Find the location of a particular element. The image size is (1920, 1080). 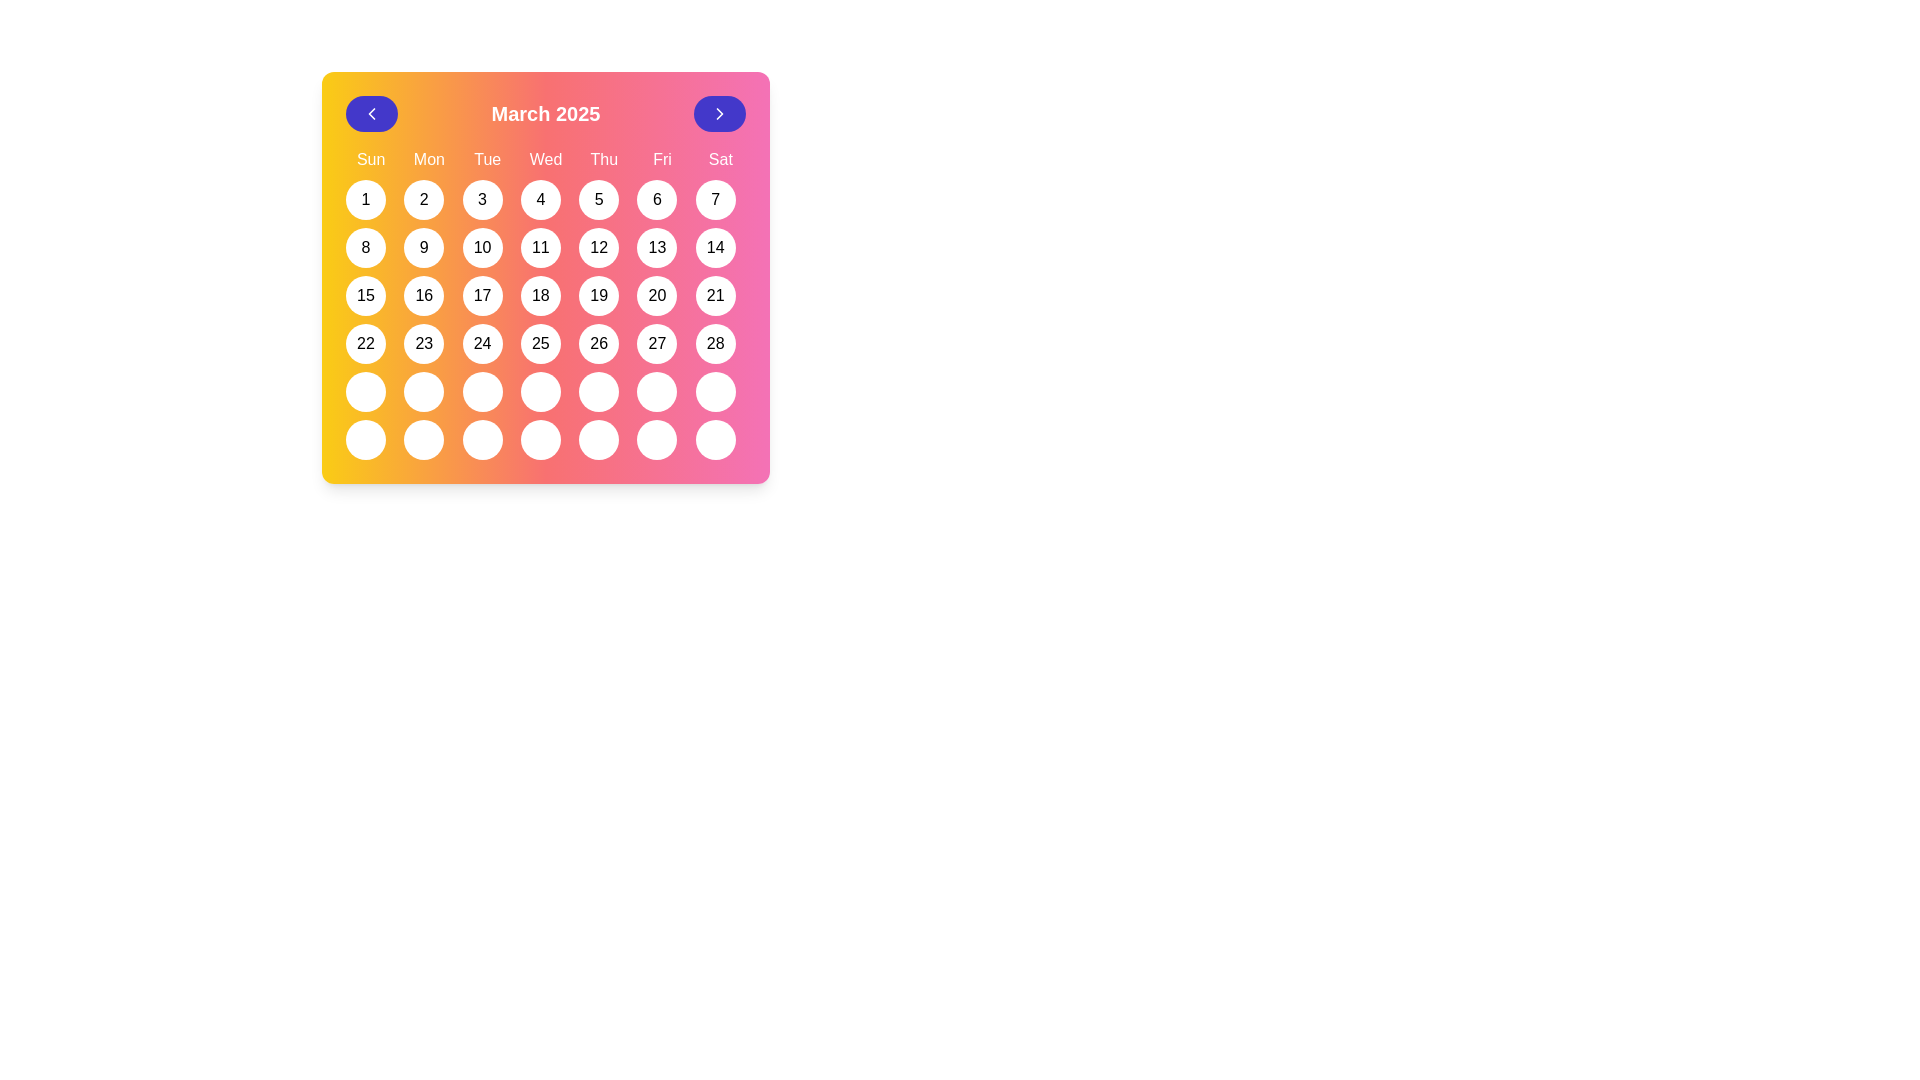

the button representing the date '20' in the calendar is located at coordinates (657, 296).